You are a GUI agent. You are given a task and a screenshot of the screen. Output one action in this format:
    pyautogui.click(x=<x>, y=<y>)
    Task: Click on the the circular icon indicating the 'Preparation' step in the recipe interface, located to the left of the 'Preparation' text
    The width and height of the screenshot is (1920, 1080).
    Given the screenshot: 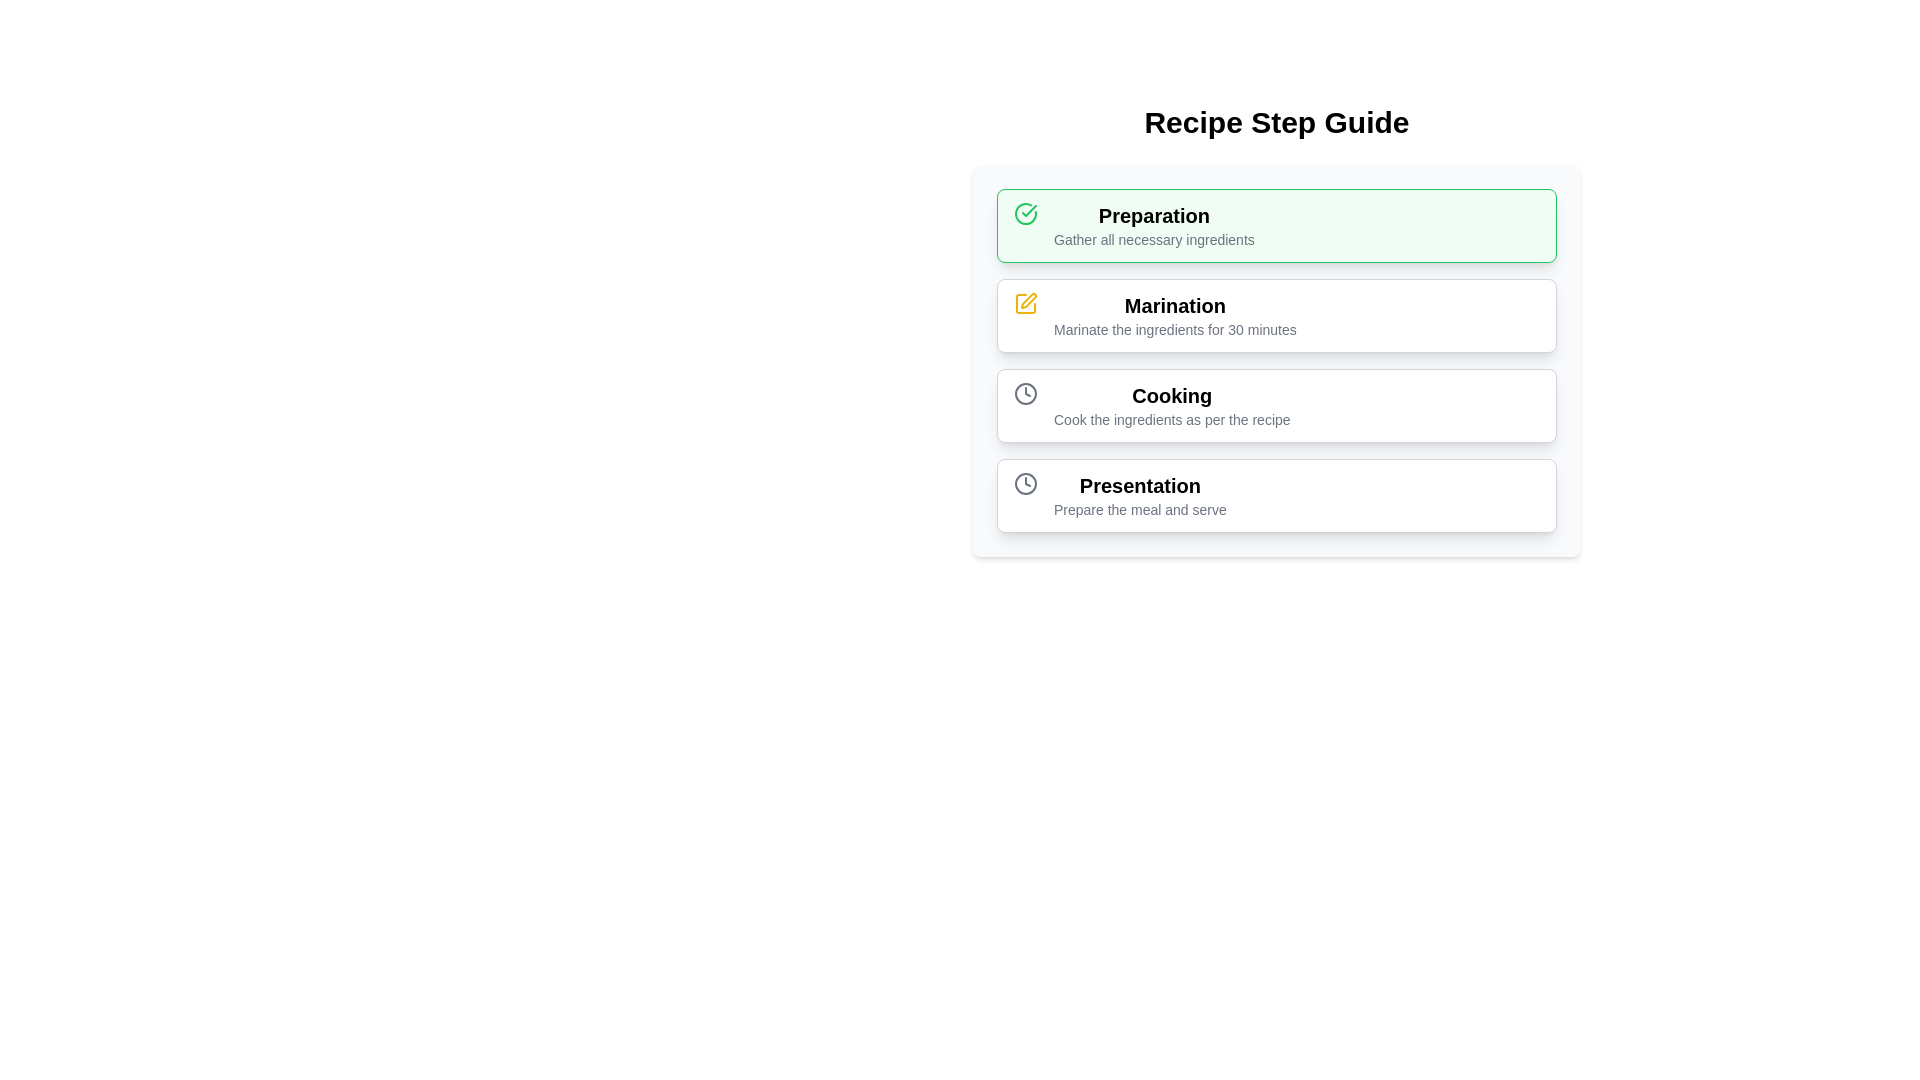 What is the action you would take?
    pyautogui.click(x=1029, y=211)
    